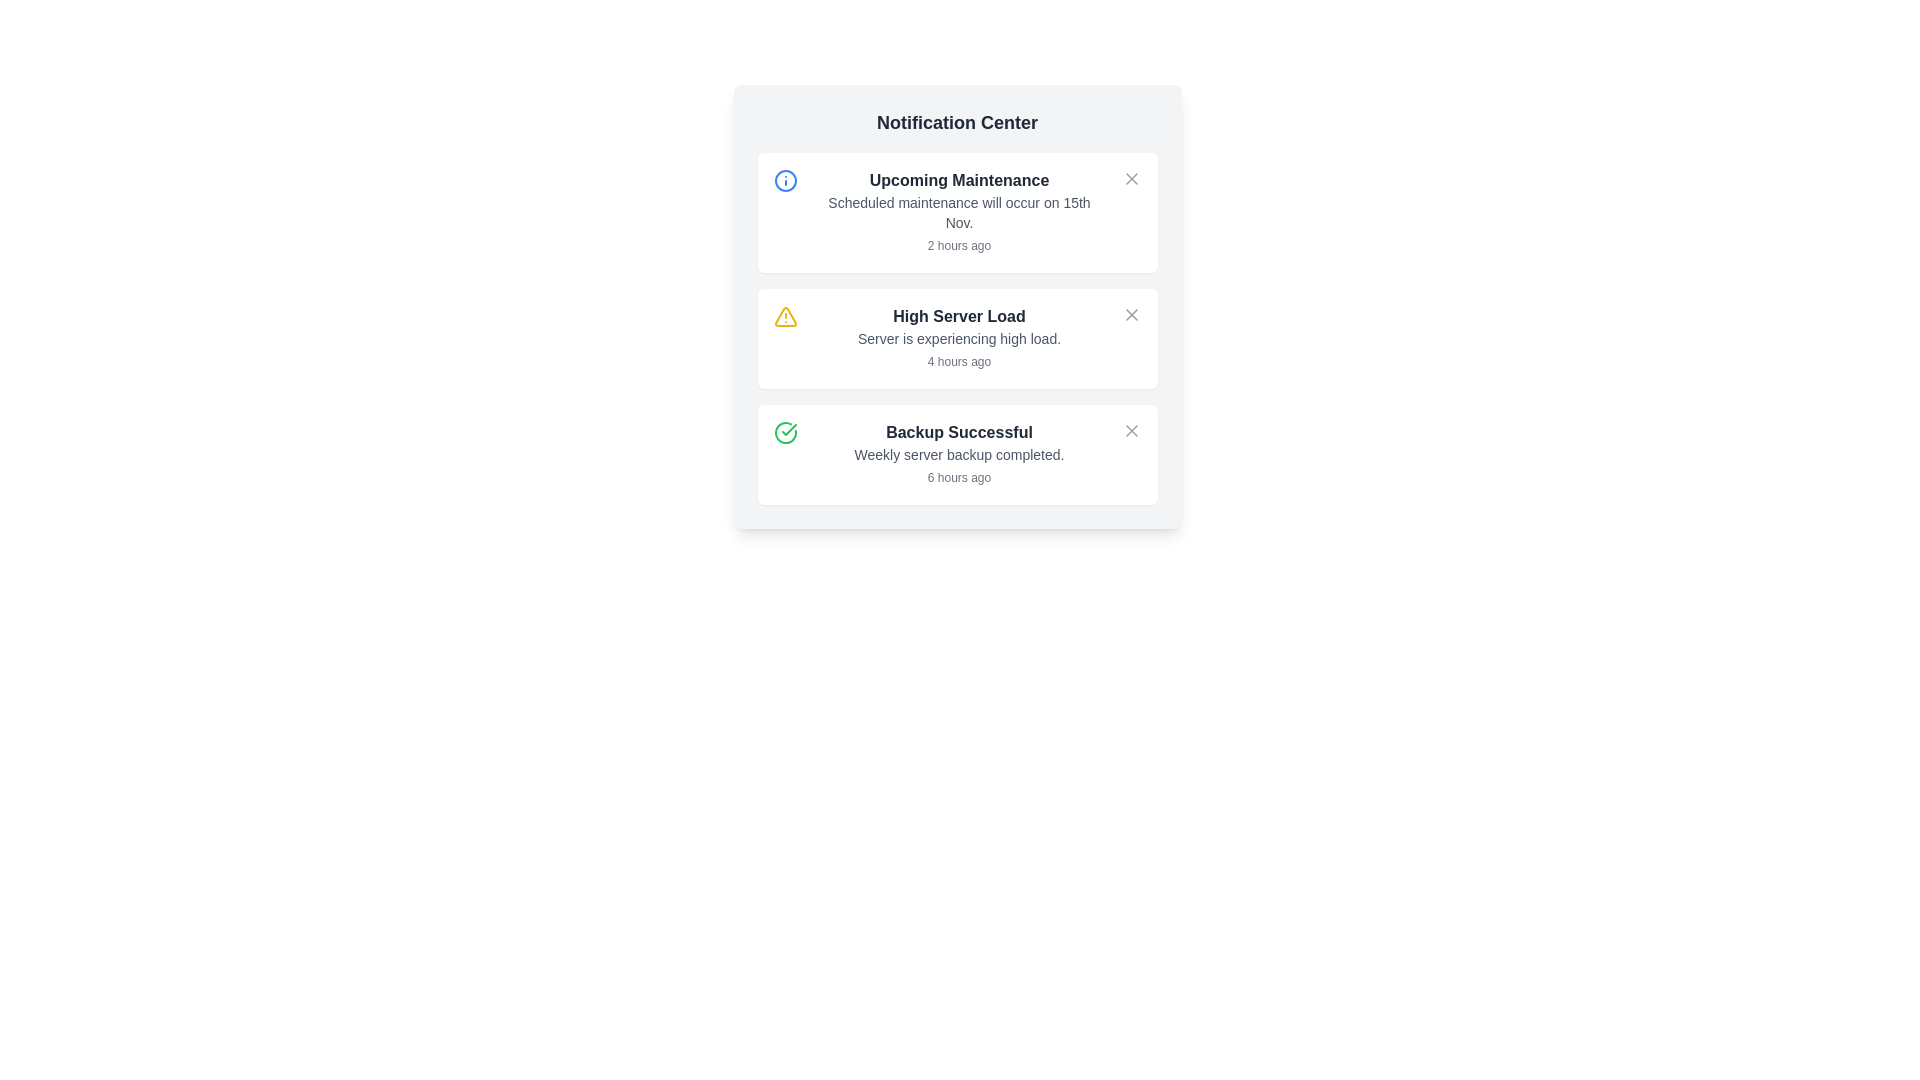 The width and height of the screenshot is (1920, 1080). I want to click on the Notification card that summarizes a recent successful backup, located at the last position in the vertical list of notifications, so click(956, 455).